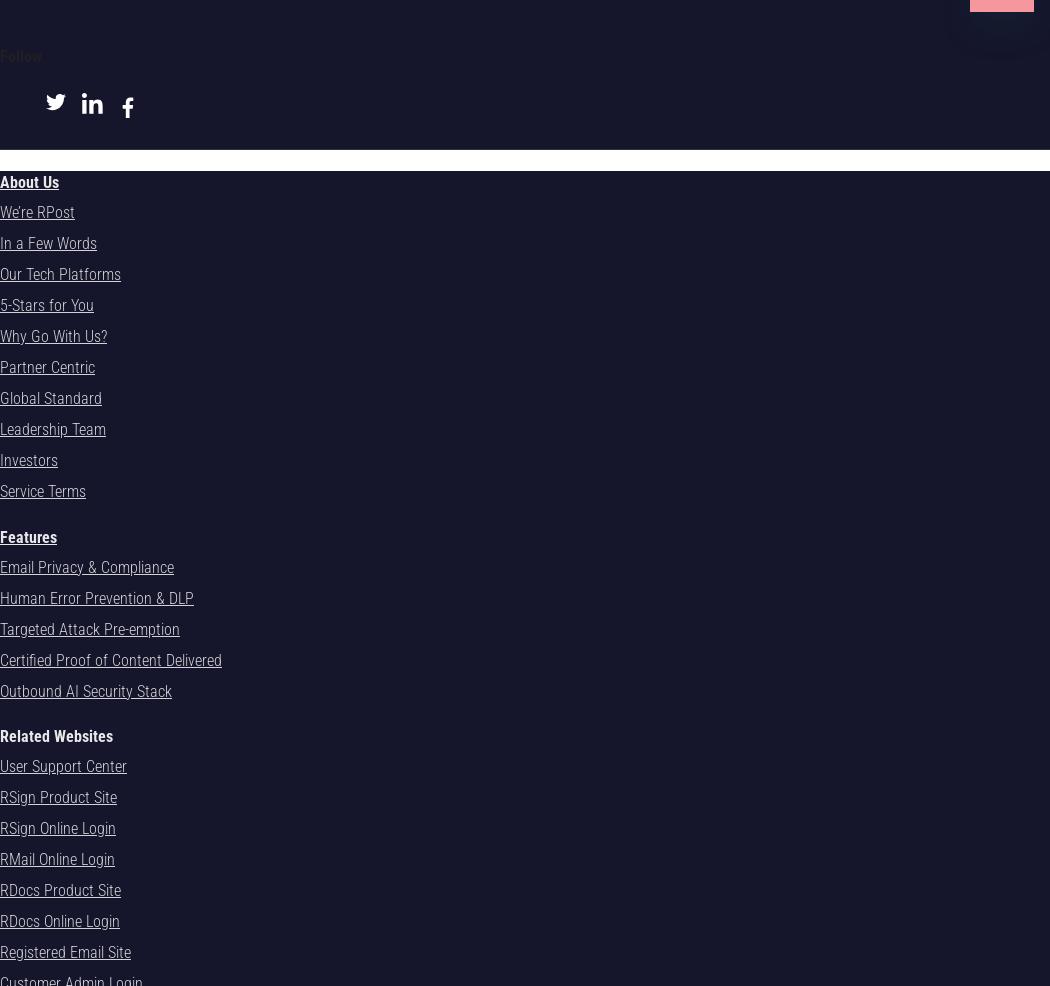 This screenshot has height=986, width=1050. What do you see at coordinates (29, 181) in the screenshot?
I see `'About Us'` at bounding box center [29, 181].